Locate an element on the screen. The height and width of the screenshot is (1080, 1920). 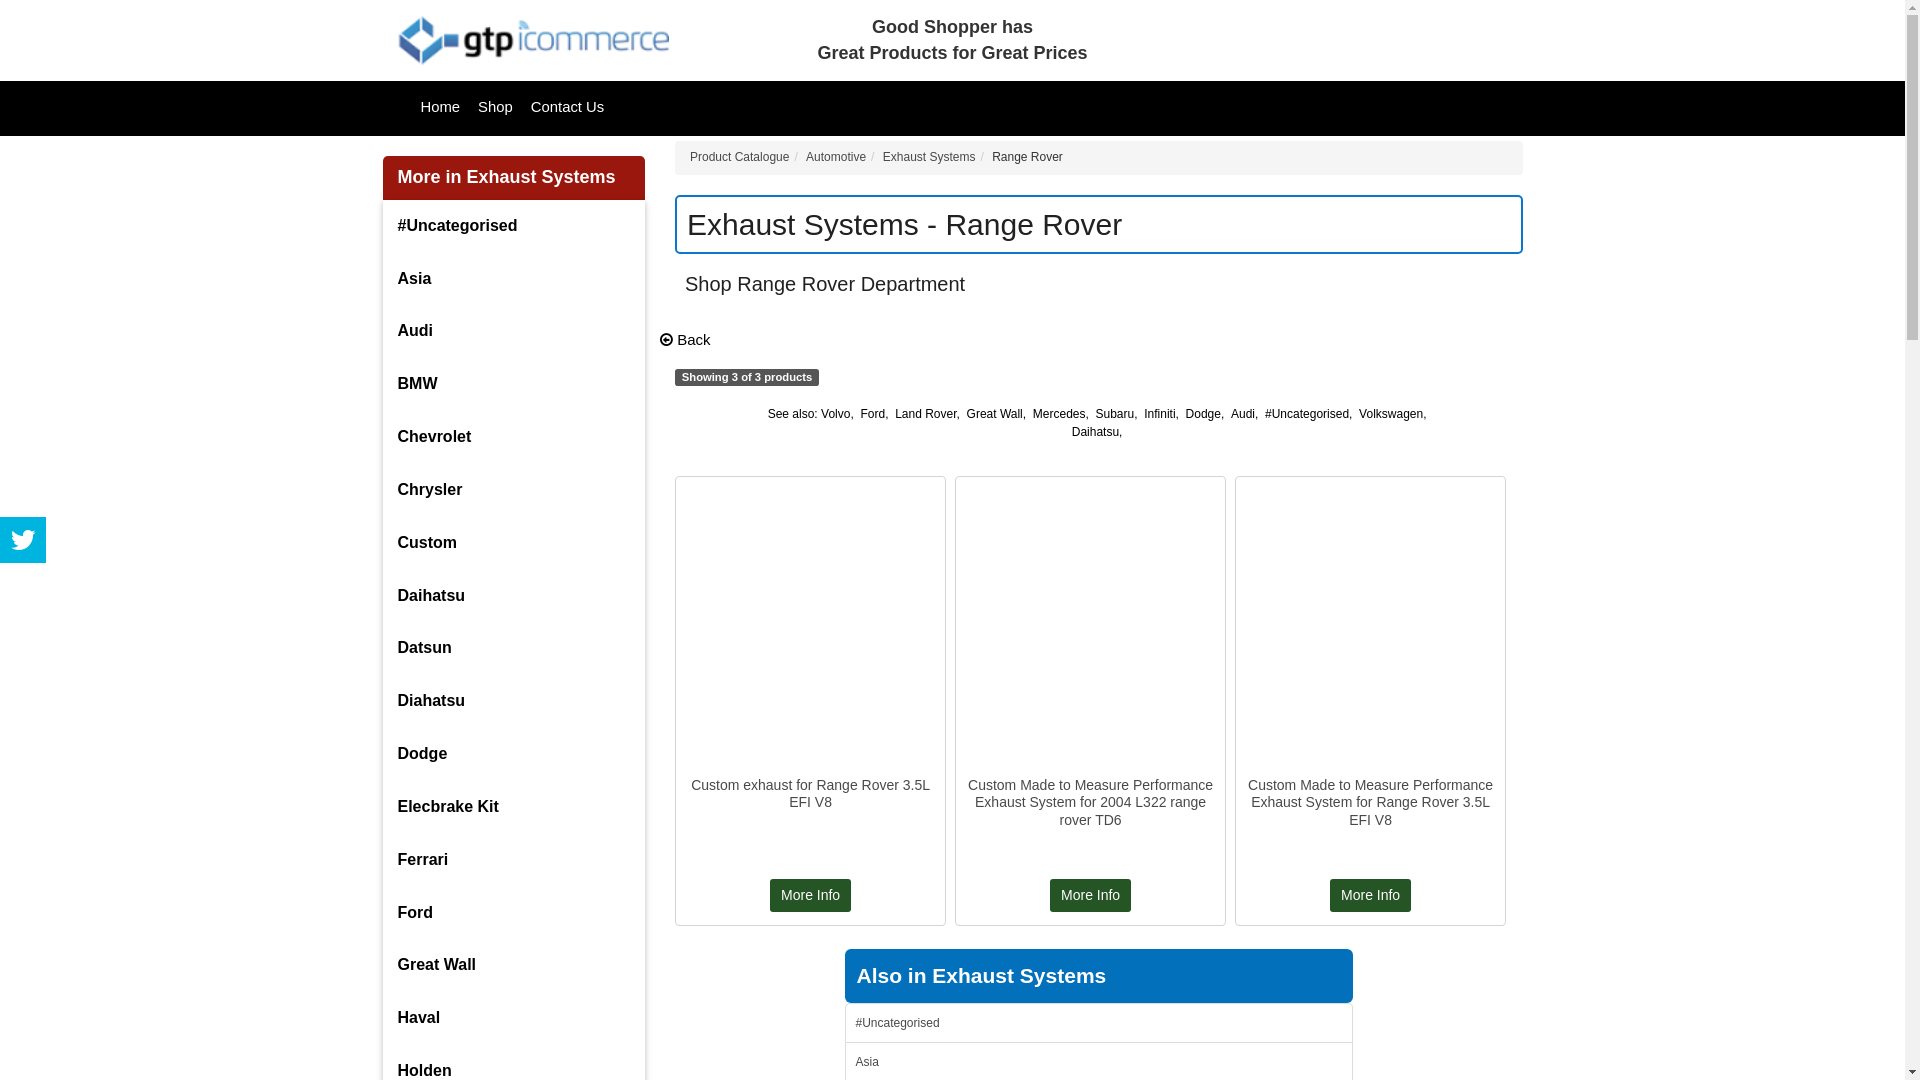
'Mercedes' is located at coordinates (1058, 412).